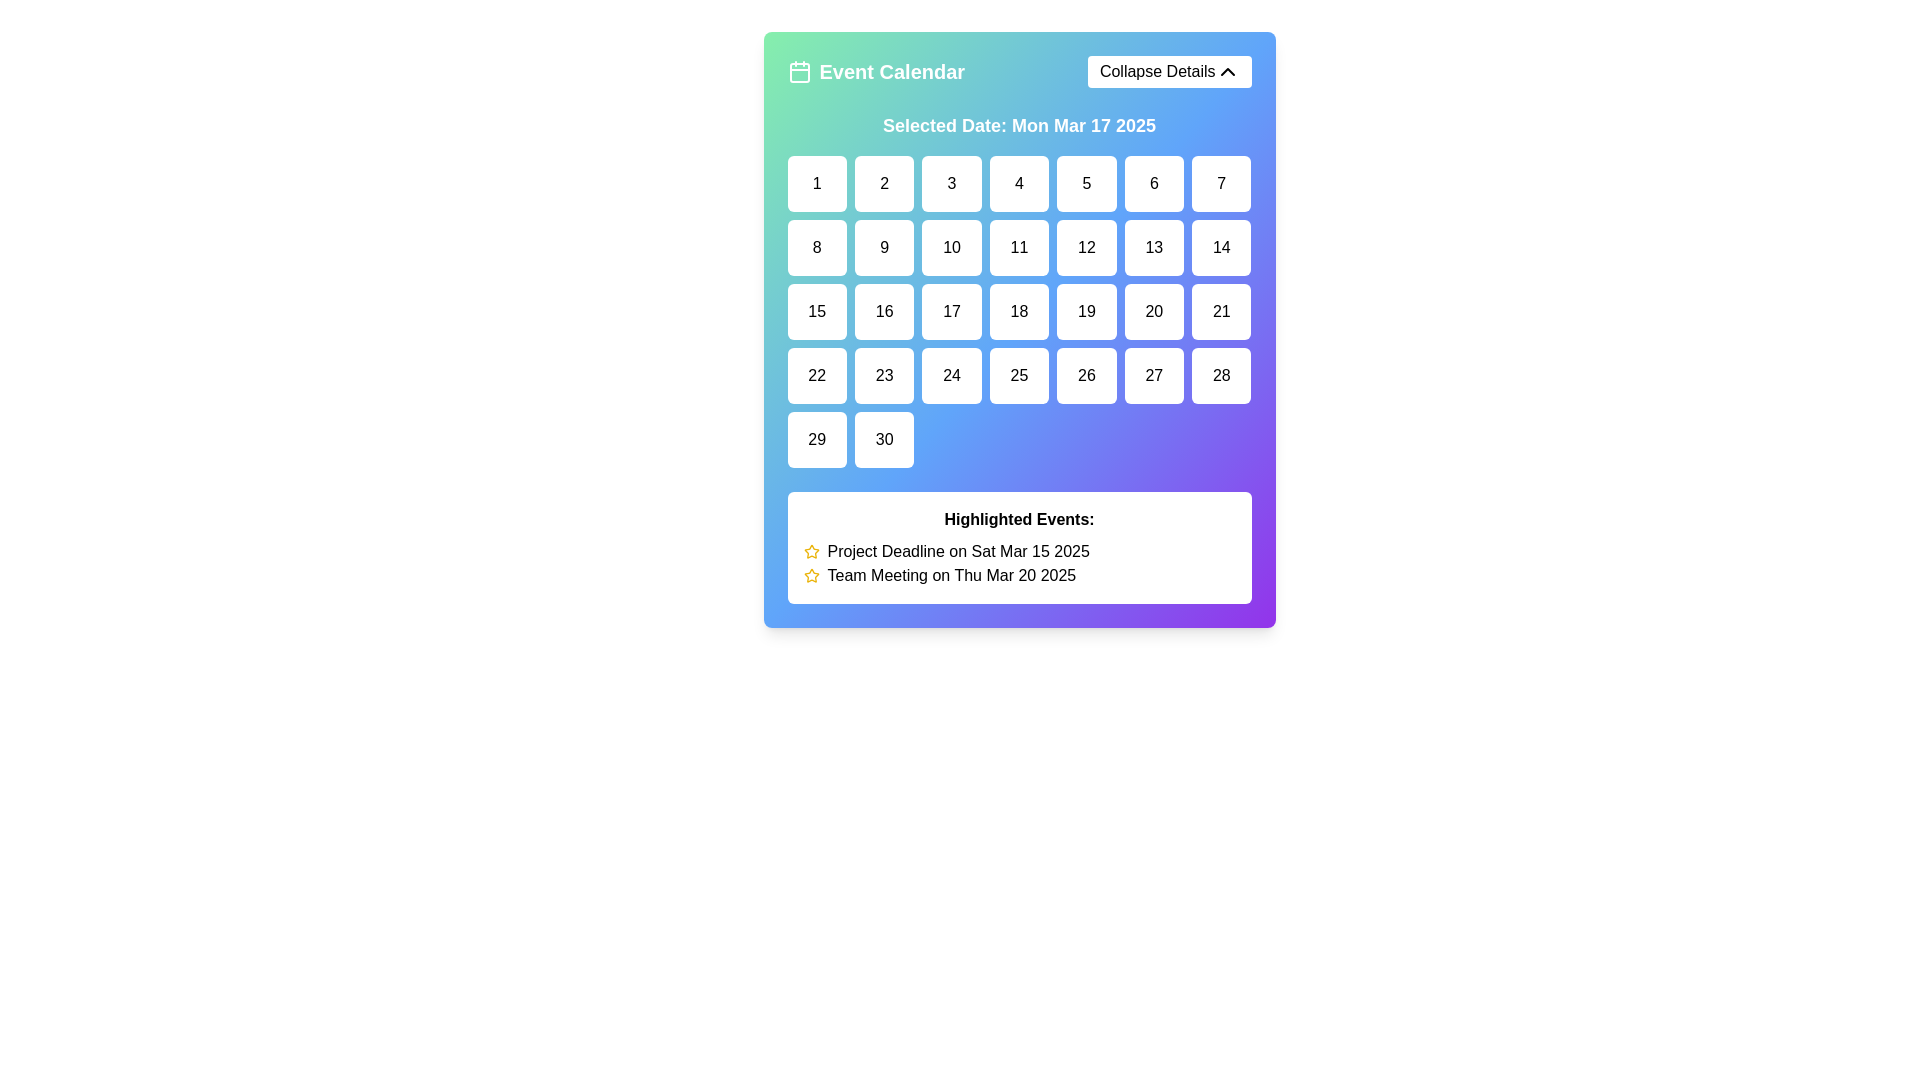 The height and width of the screenshot is (1080, 1920). I want to click on the square button with black text '5' in the first row and fifth column of the grid layout to trigger the visual enlargement effect, so click(1085, 184).